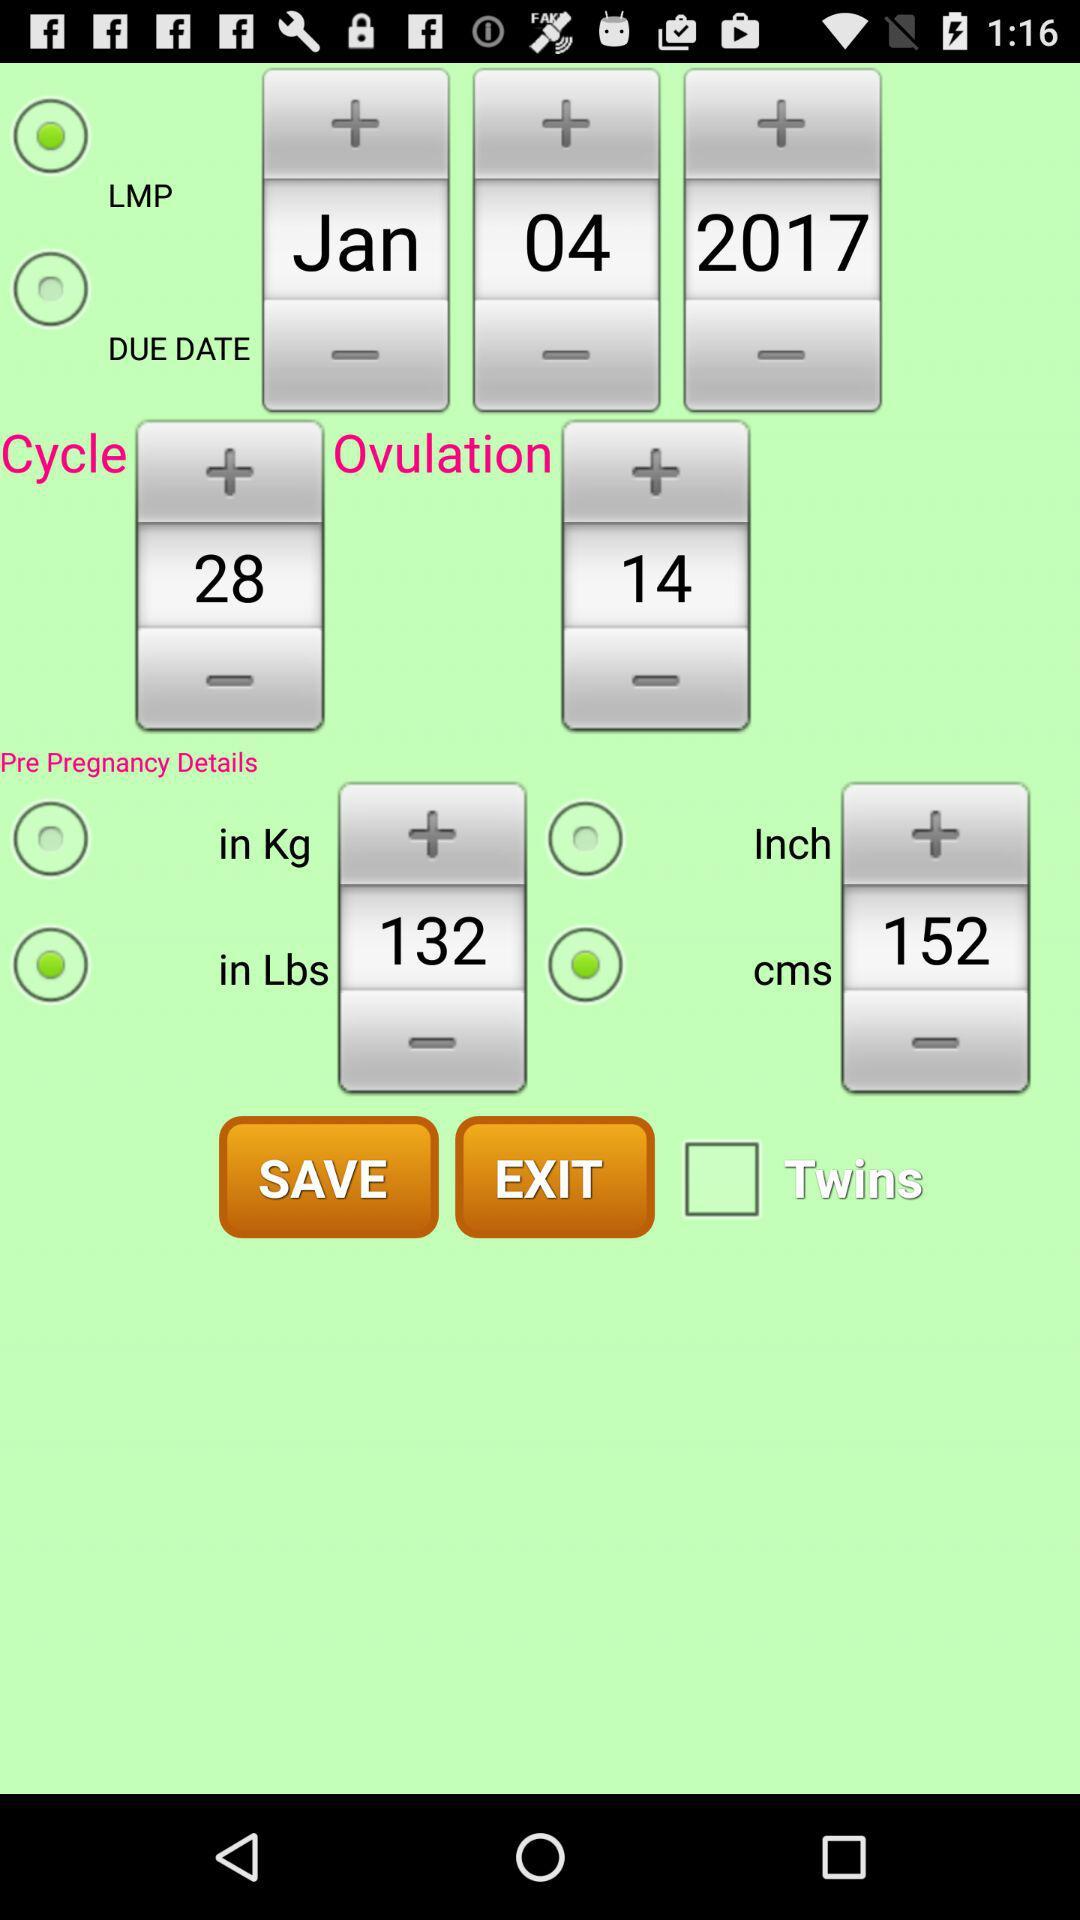  I want to click on subtract the number, so click(228, 687).